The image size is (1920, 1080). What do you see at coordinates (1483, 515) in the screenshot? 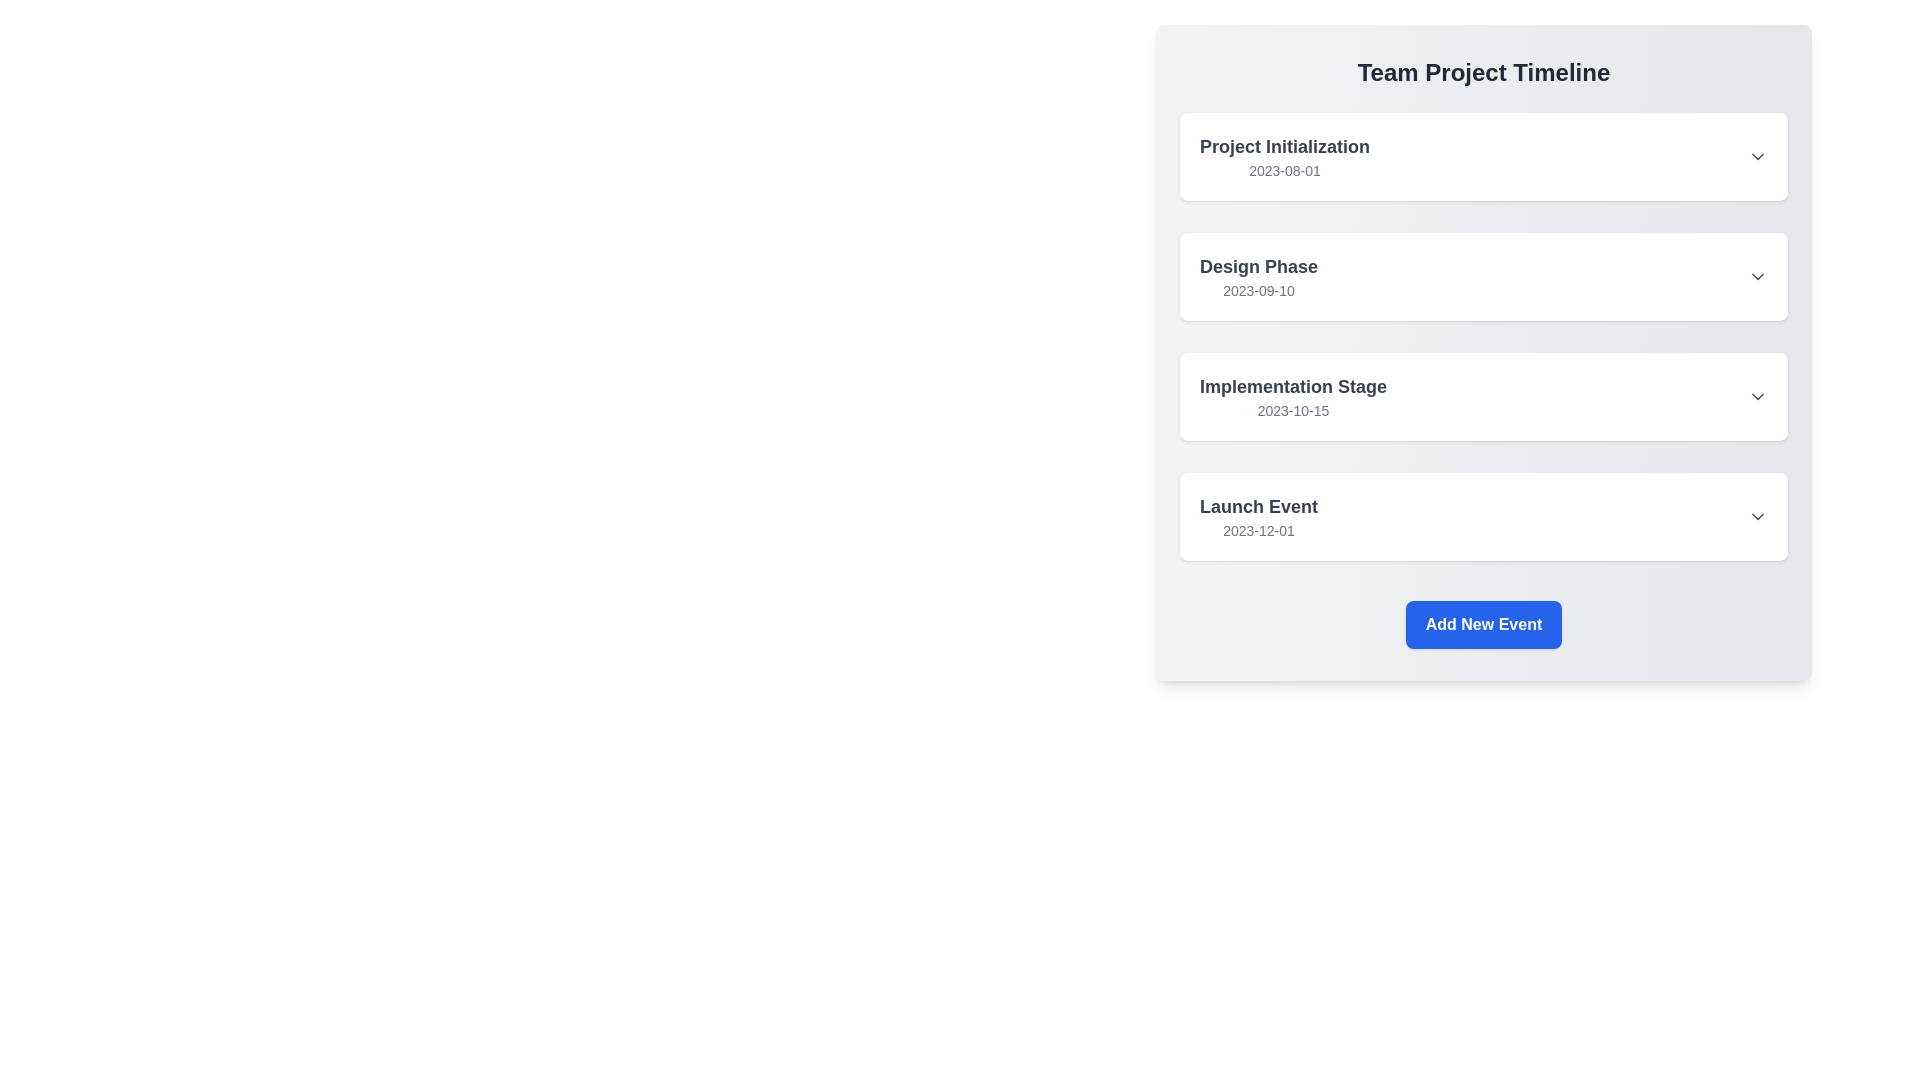
I see `the Timeline event item titled 'Launch Event' with the date '2023-12-01'` at bounding box center [1483, 515].